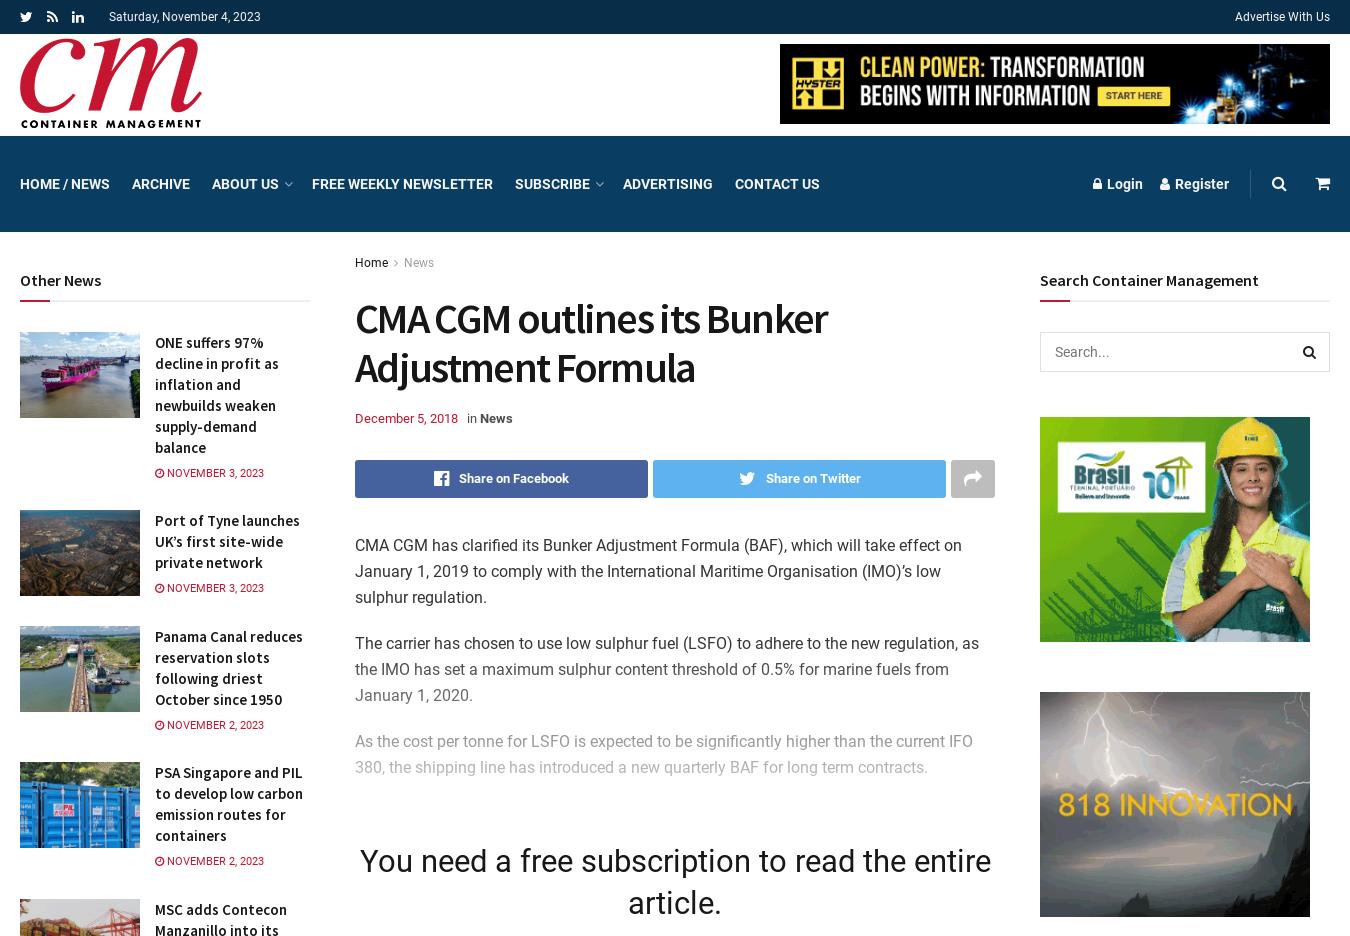  What do you see at coordinates (216, 393) in the screenshot?
I see `'ONE suffers 97% decline in profit as inflation and newbuilds weaken supply-demand balance'` at bounding box center [216, 393].